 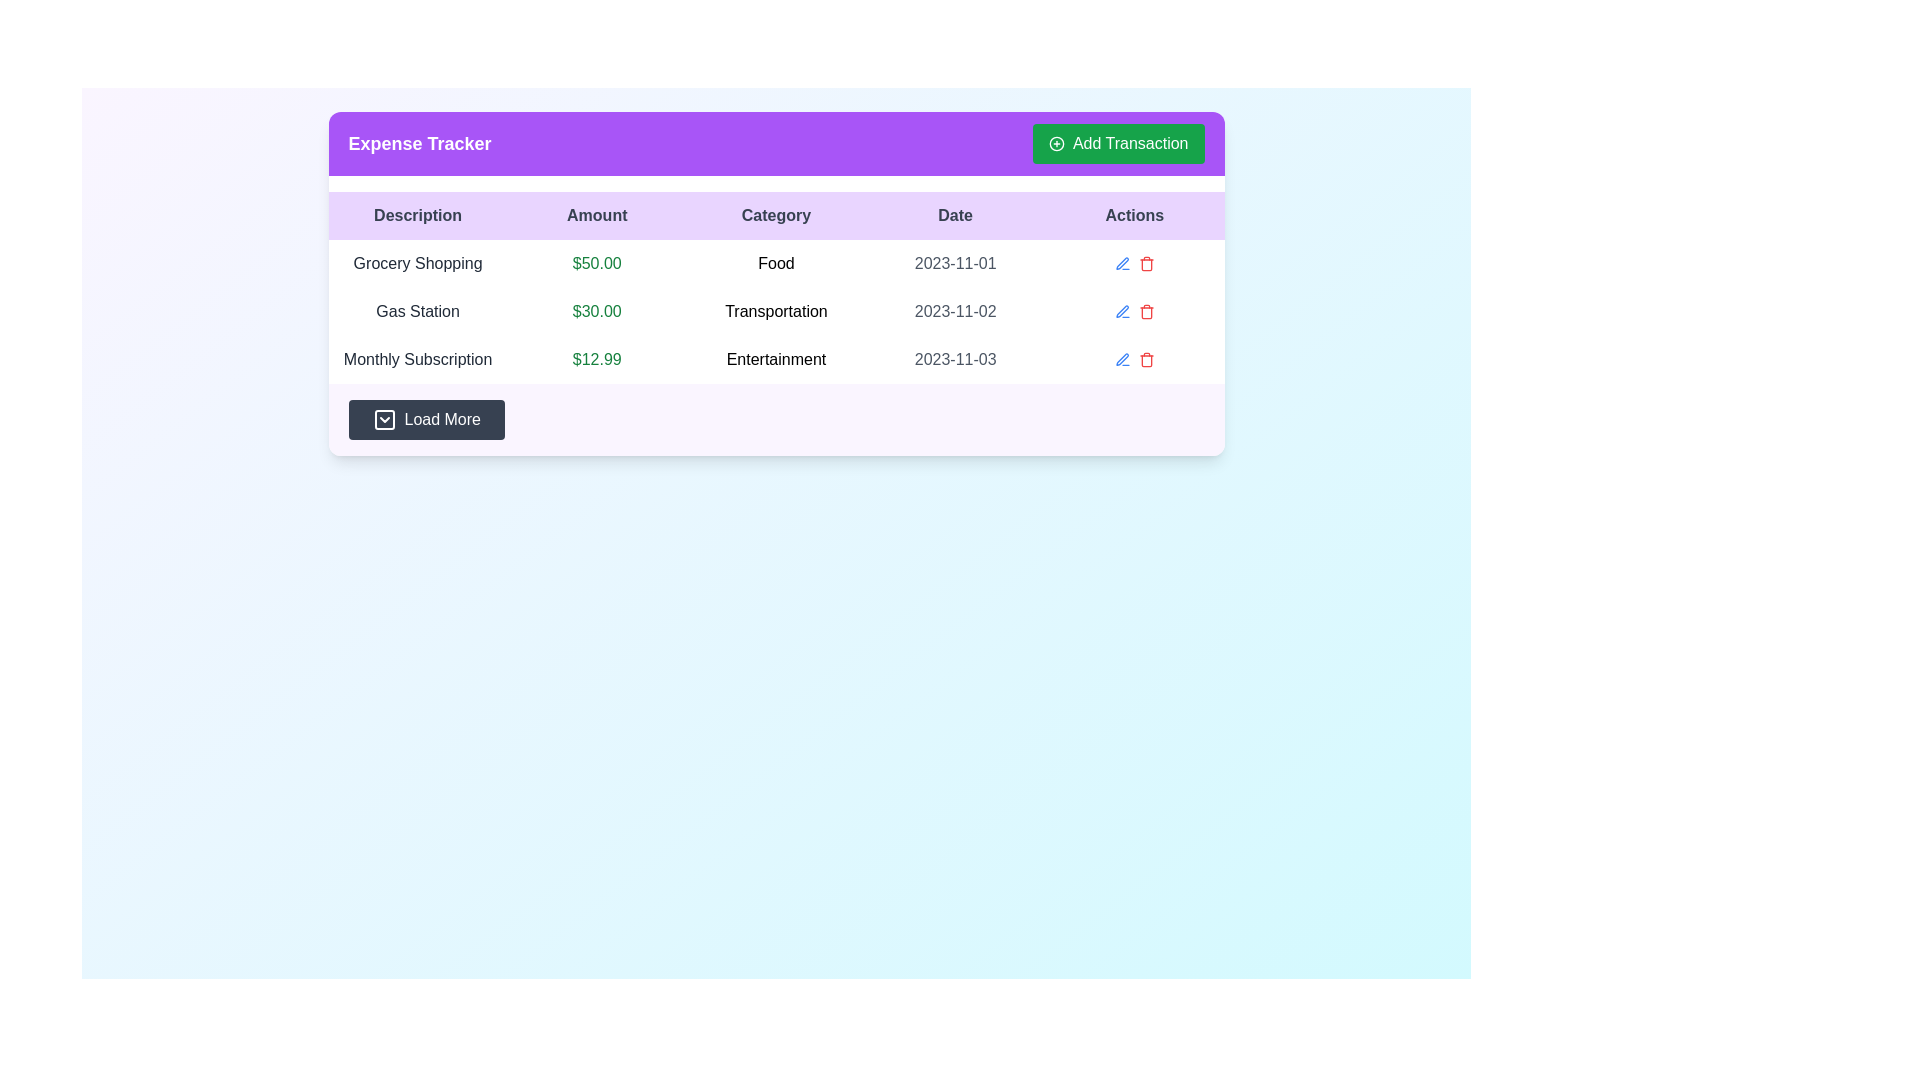 I want to click on the 'Monthly Subscription' text label in the Description column of the table, which is positioned in the third row, adjacent to '$12.99', 'Entertainment', and '2023-11-03', so click(x=417, y=358).